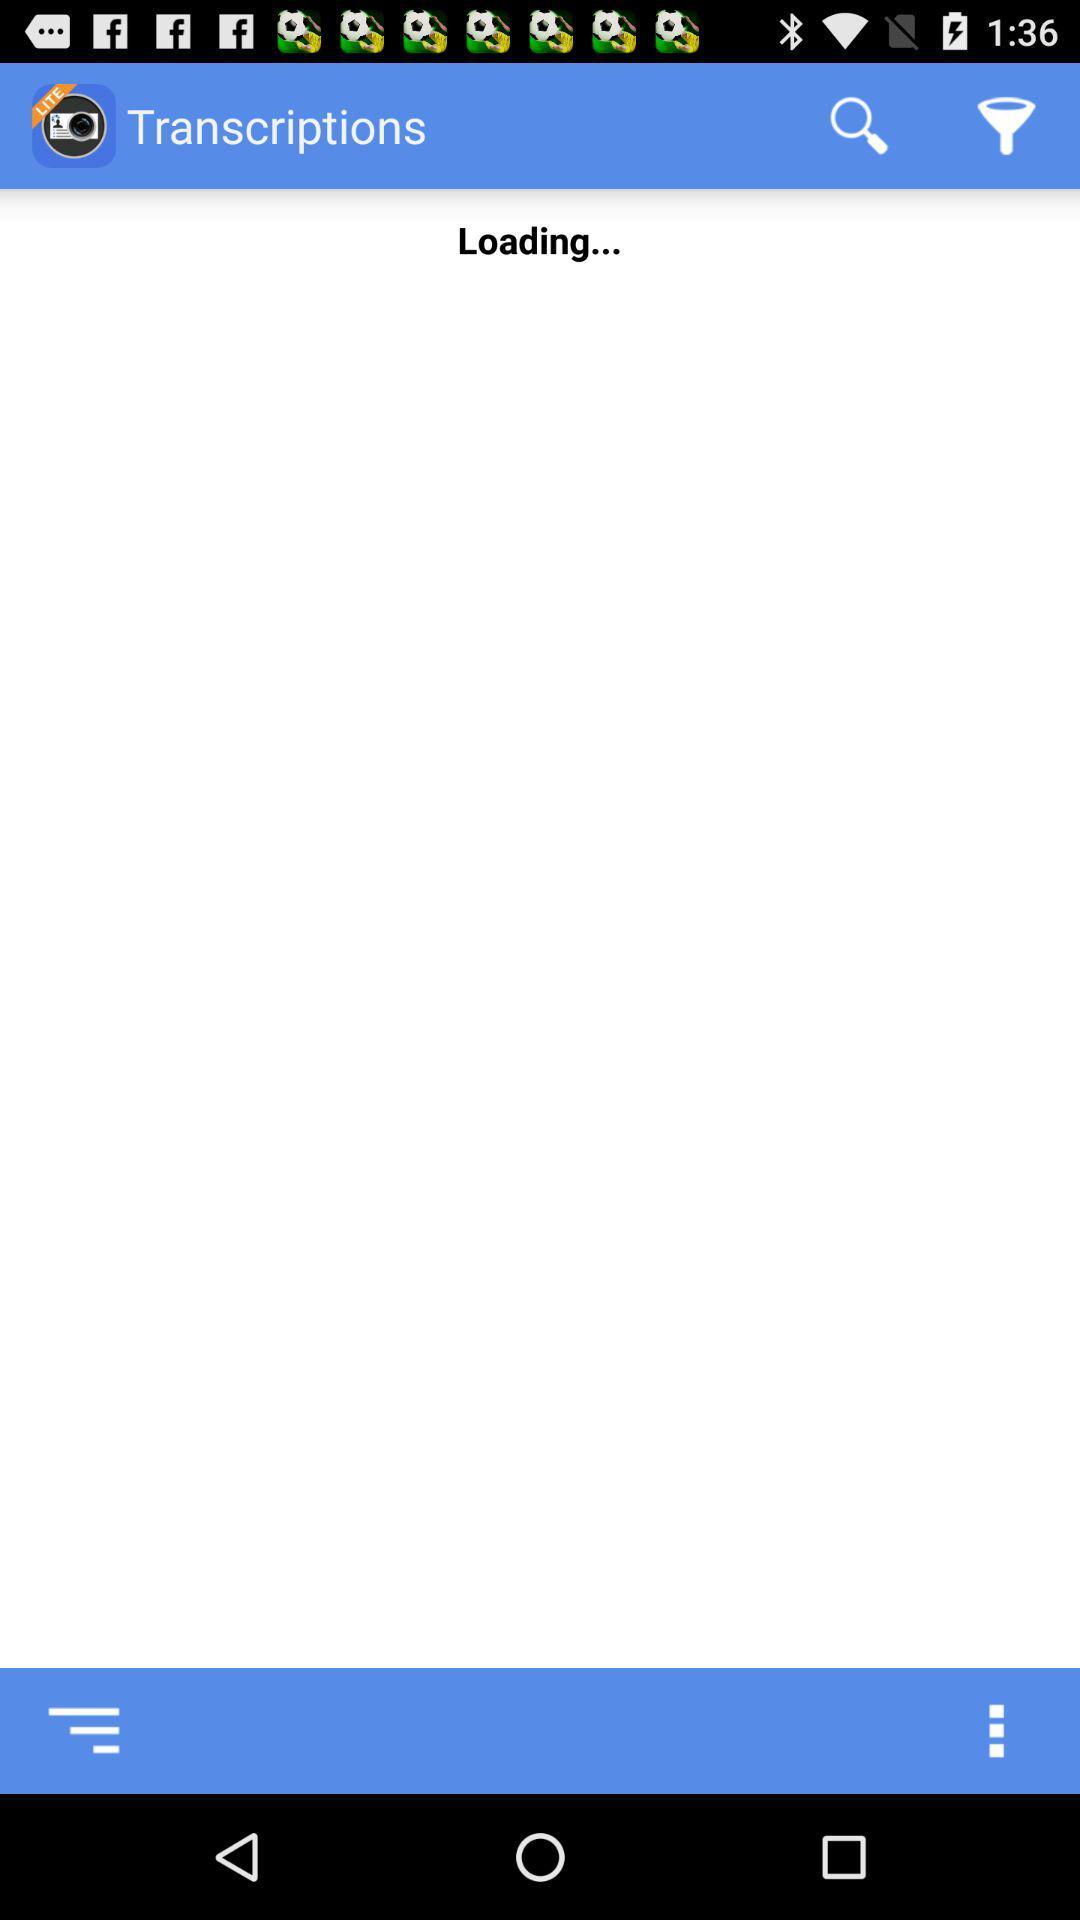  What do you see at coordinates (1017, 1851) in the screenshot?
I see `the more icon` at bounding box center [1017, 1851].